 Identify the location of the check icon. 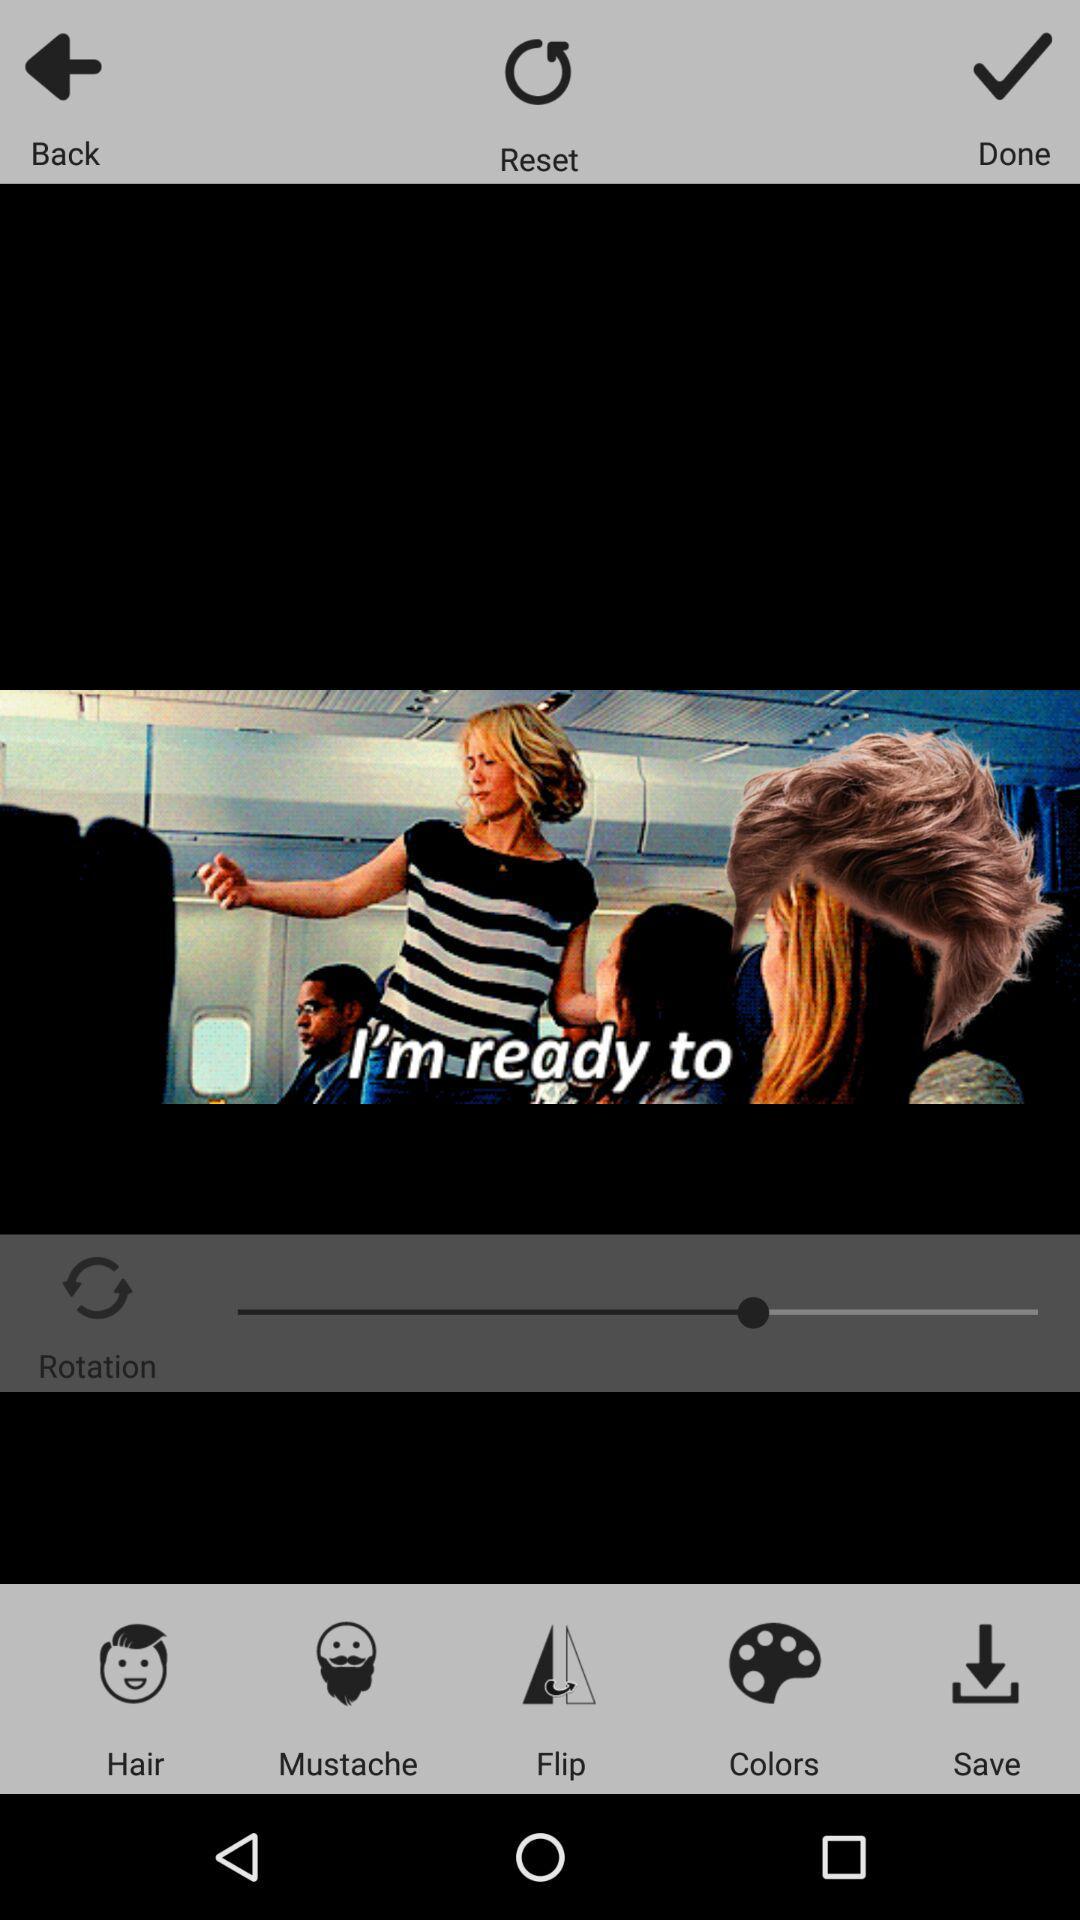
(1014, 65).